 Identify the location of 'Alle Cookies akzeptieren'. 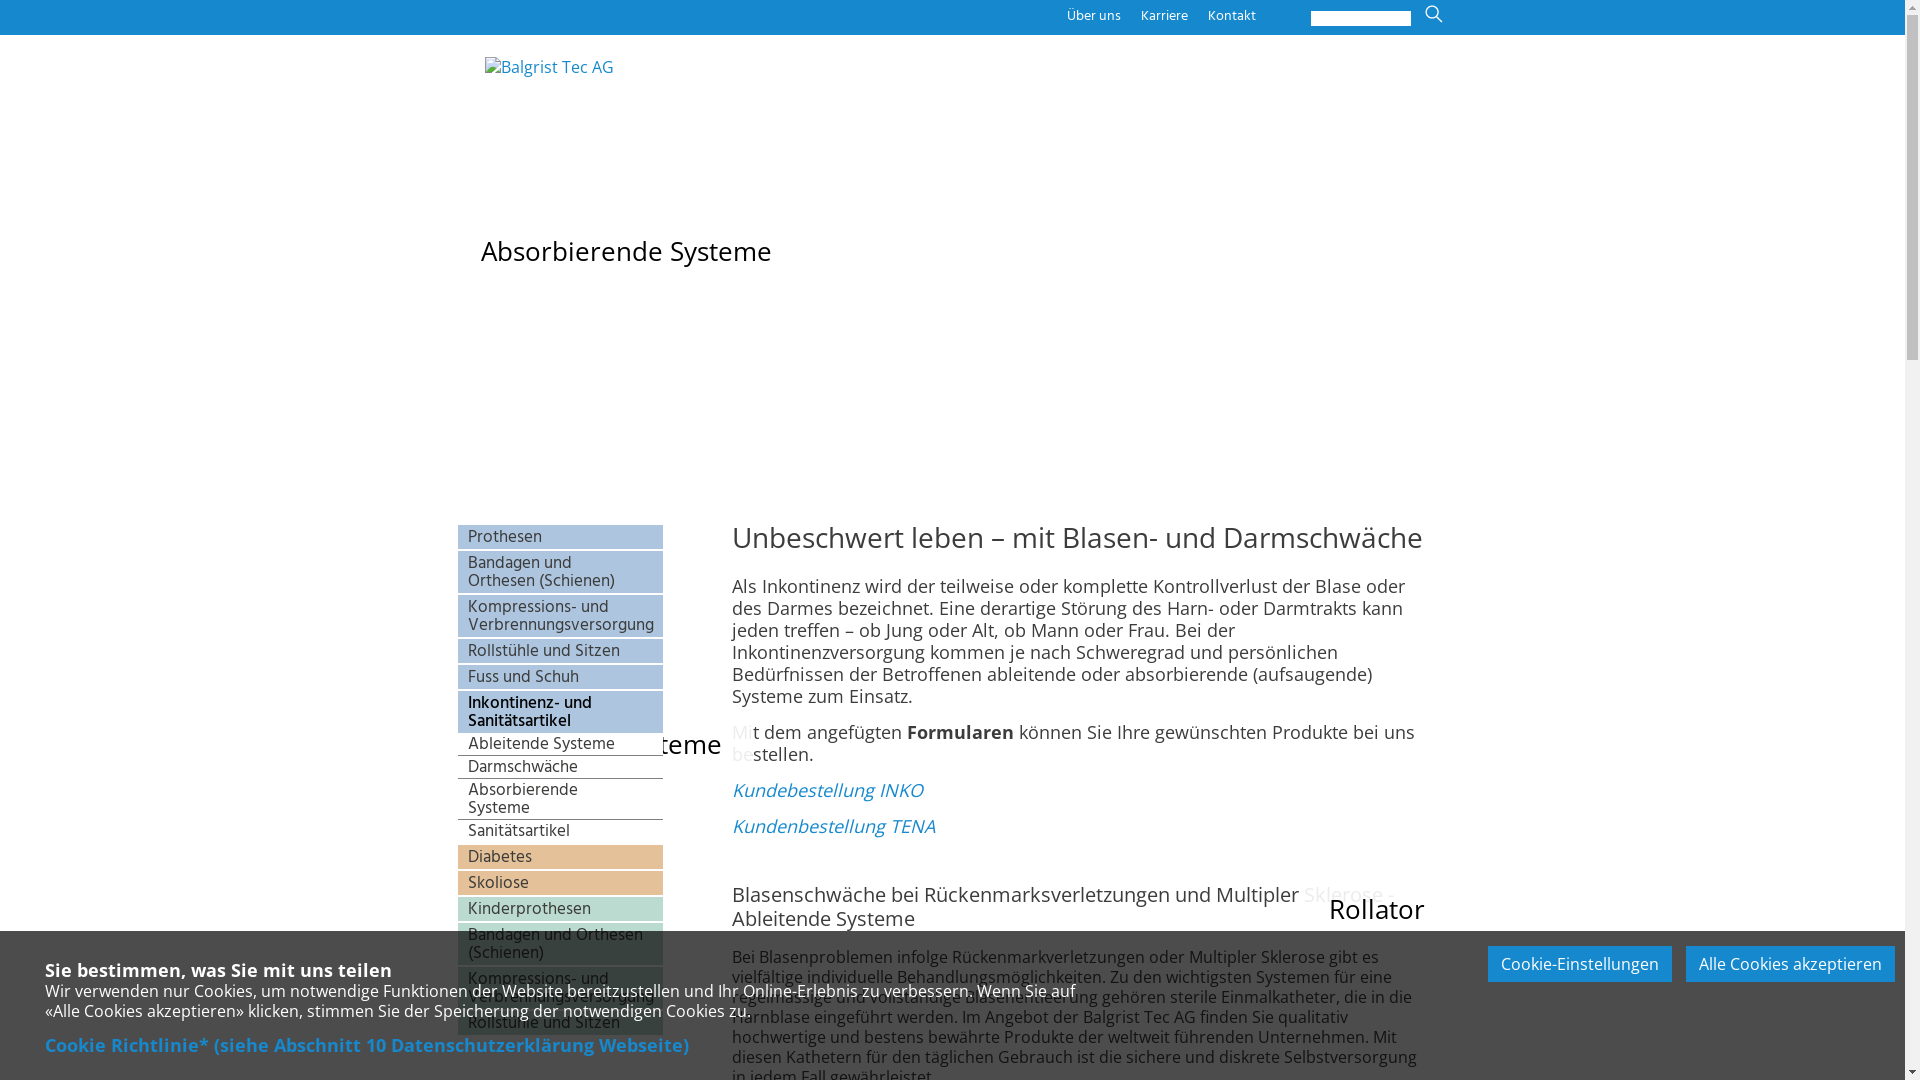
(1790, 963).